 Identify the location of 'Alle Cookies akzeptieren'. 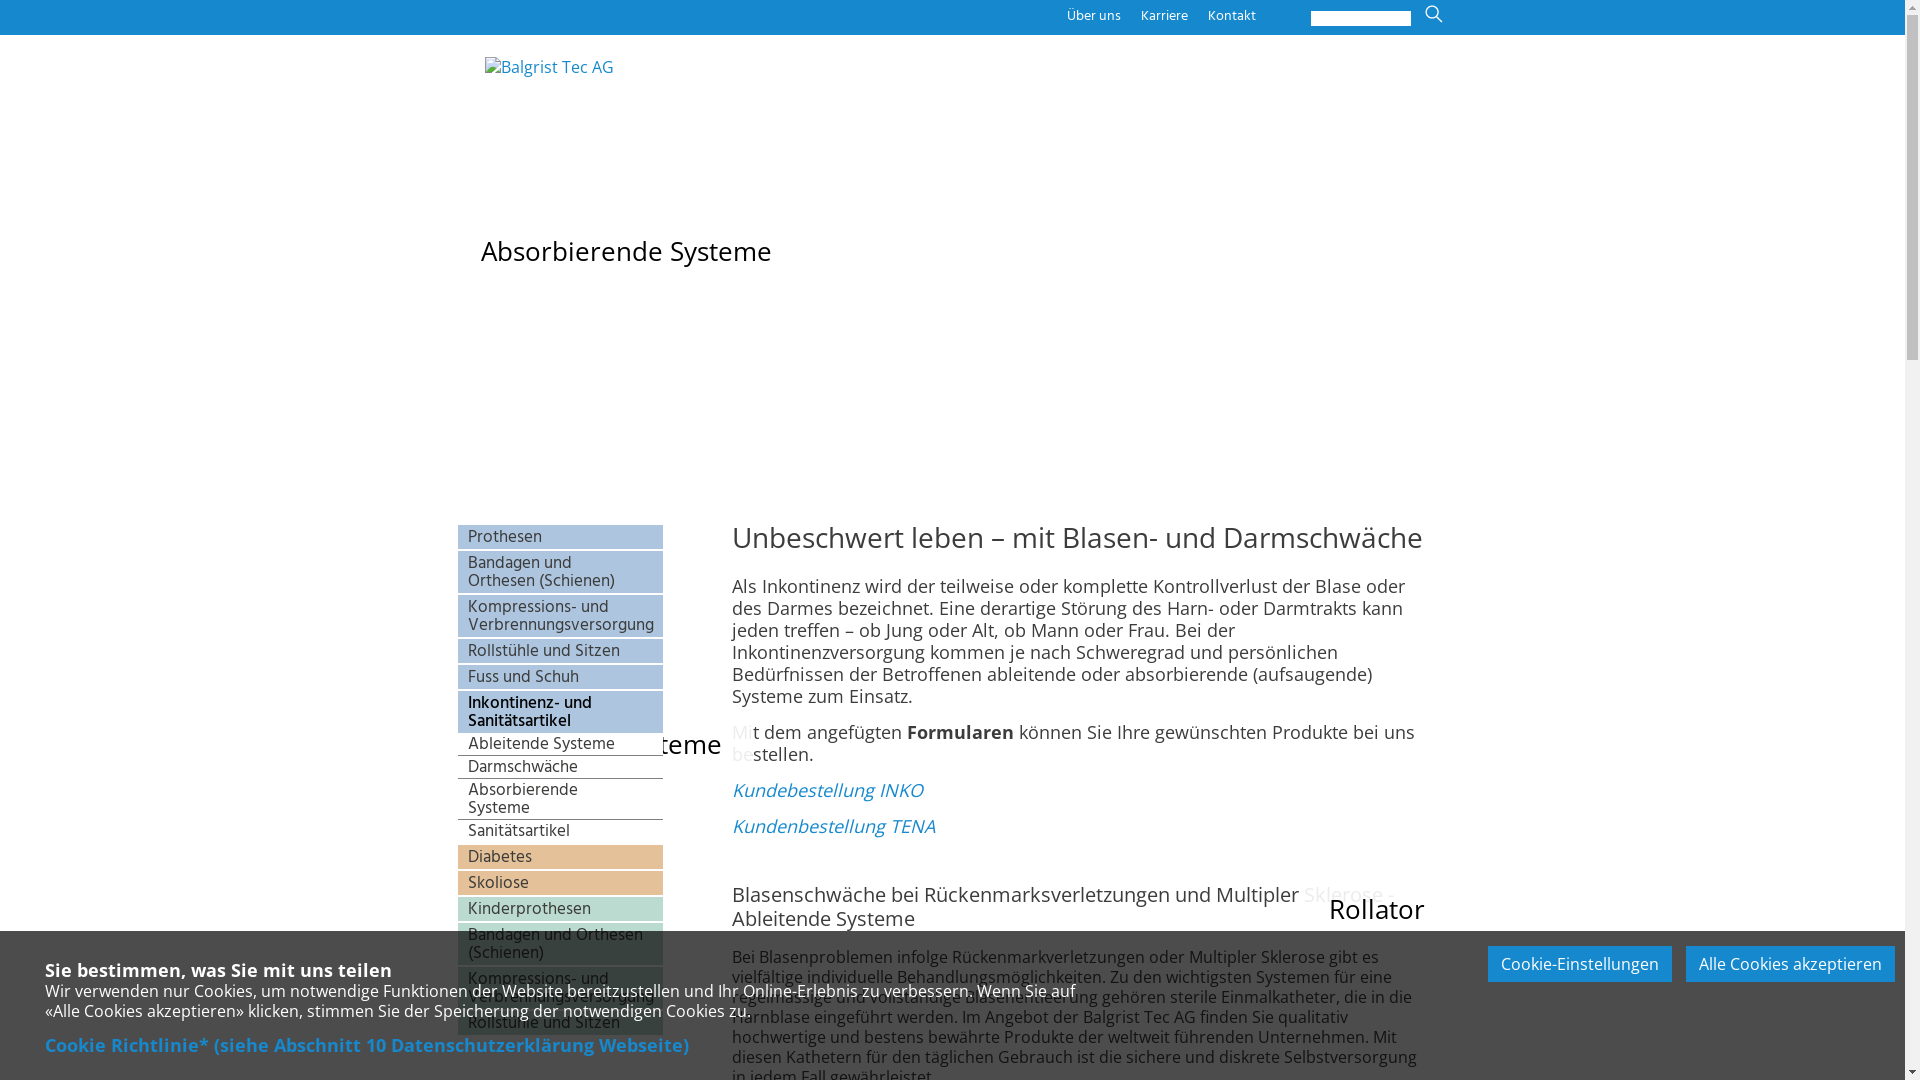
(1790, 963).